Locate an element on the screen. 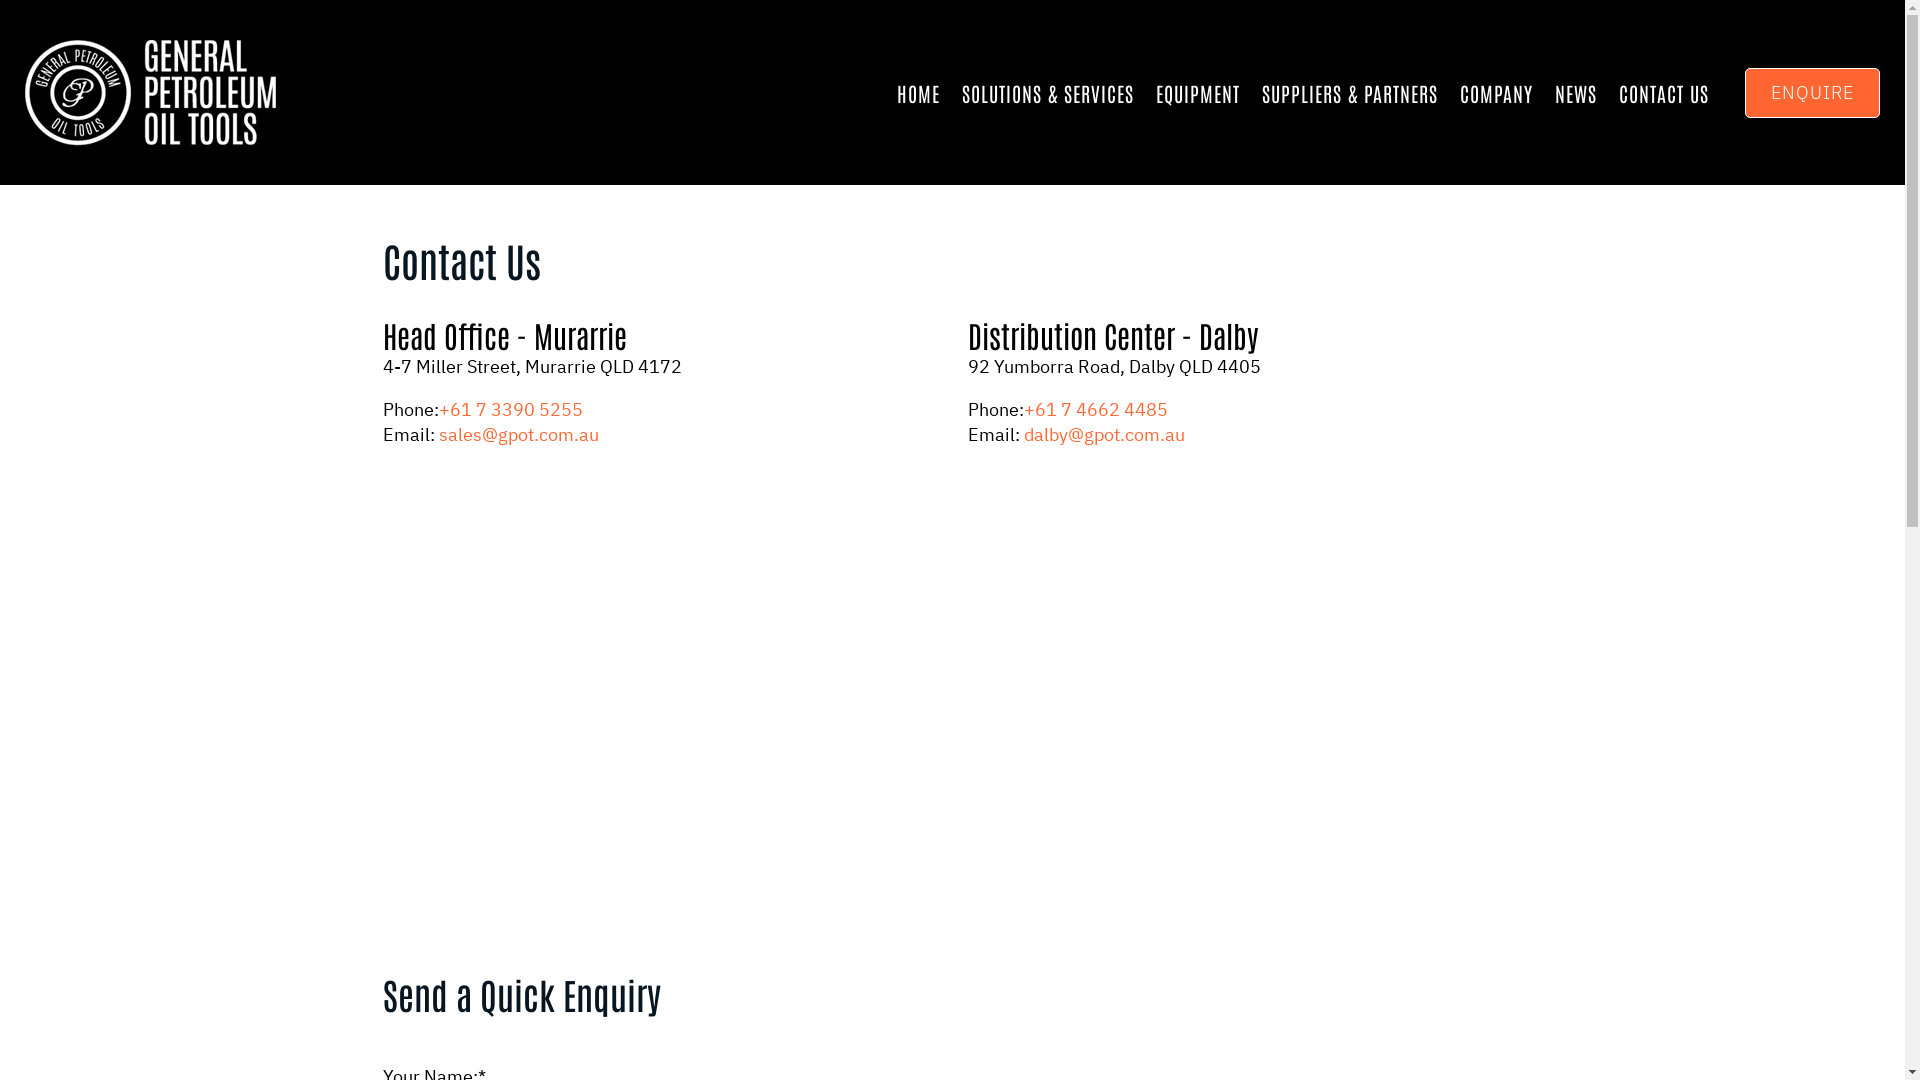 This screenshot has width=1920, height=1080. 'SOLUTIONS & SERVICES' is located at coordinates (1046, 92).